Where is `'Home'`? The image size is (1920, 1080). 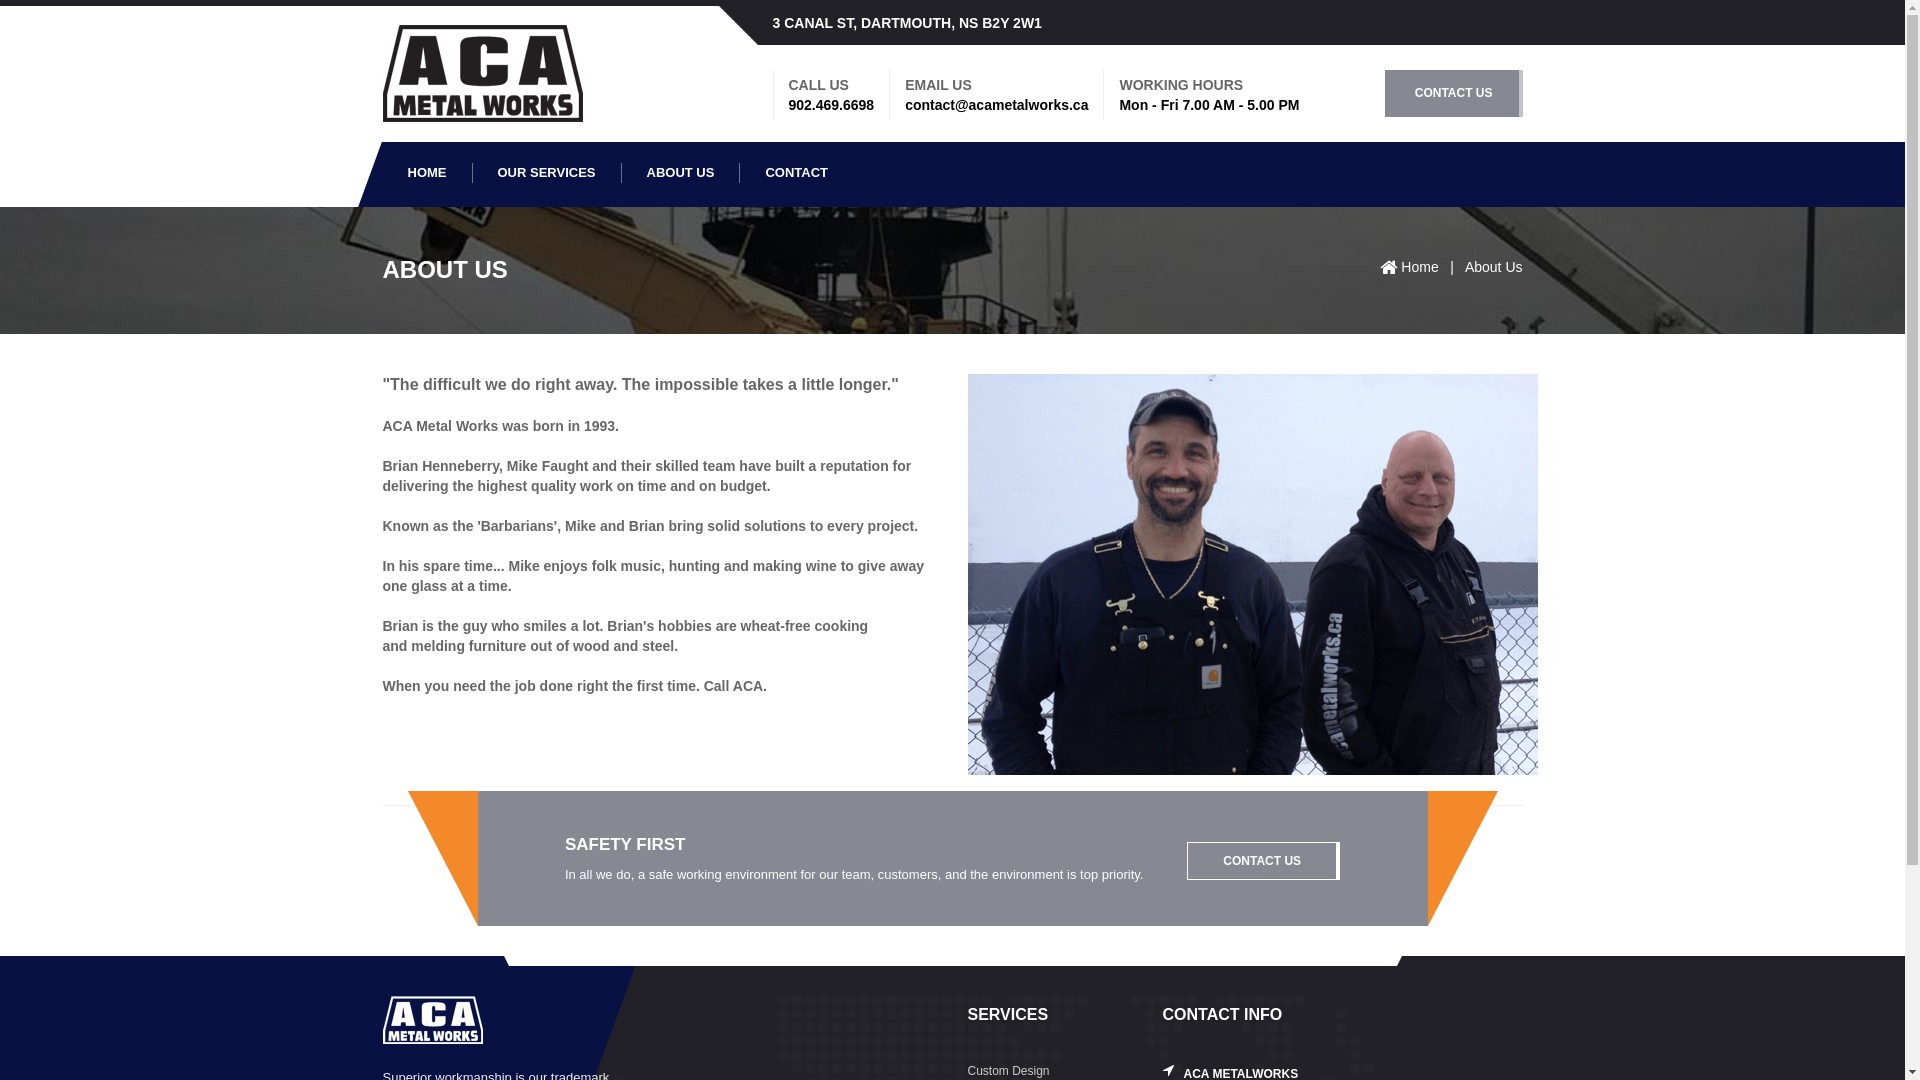
'Home' is located at coordinates (1400, 265).